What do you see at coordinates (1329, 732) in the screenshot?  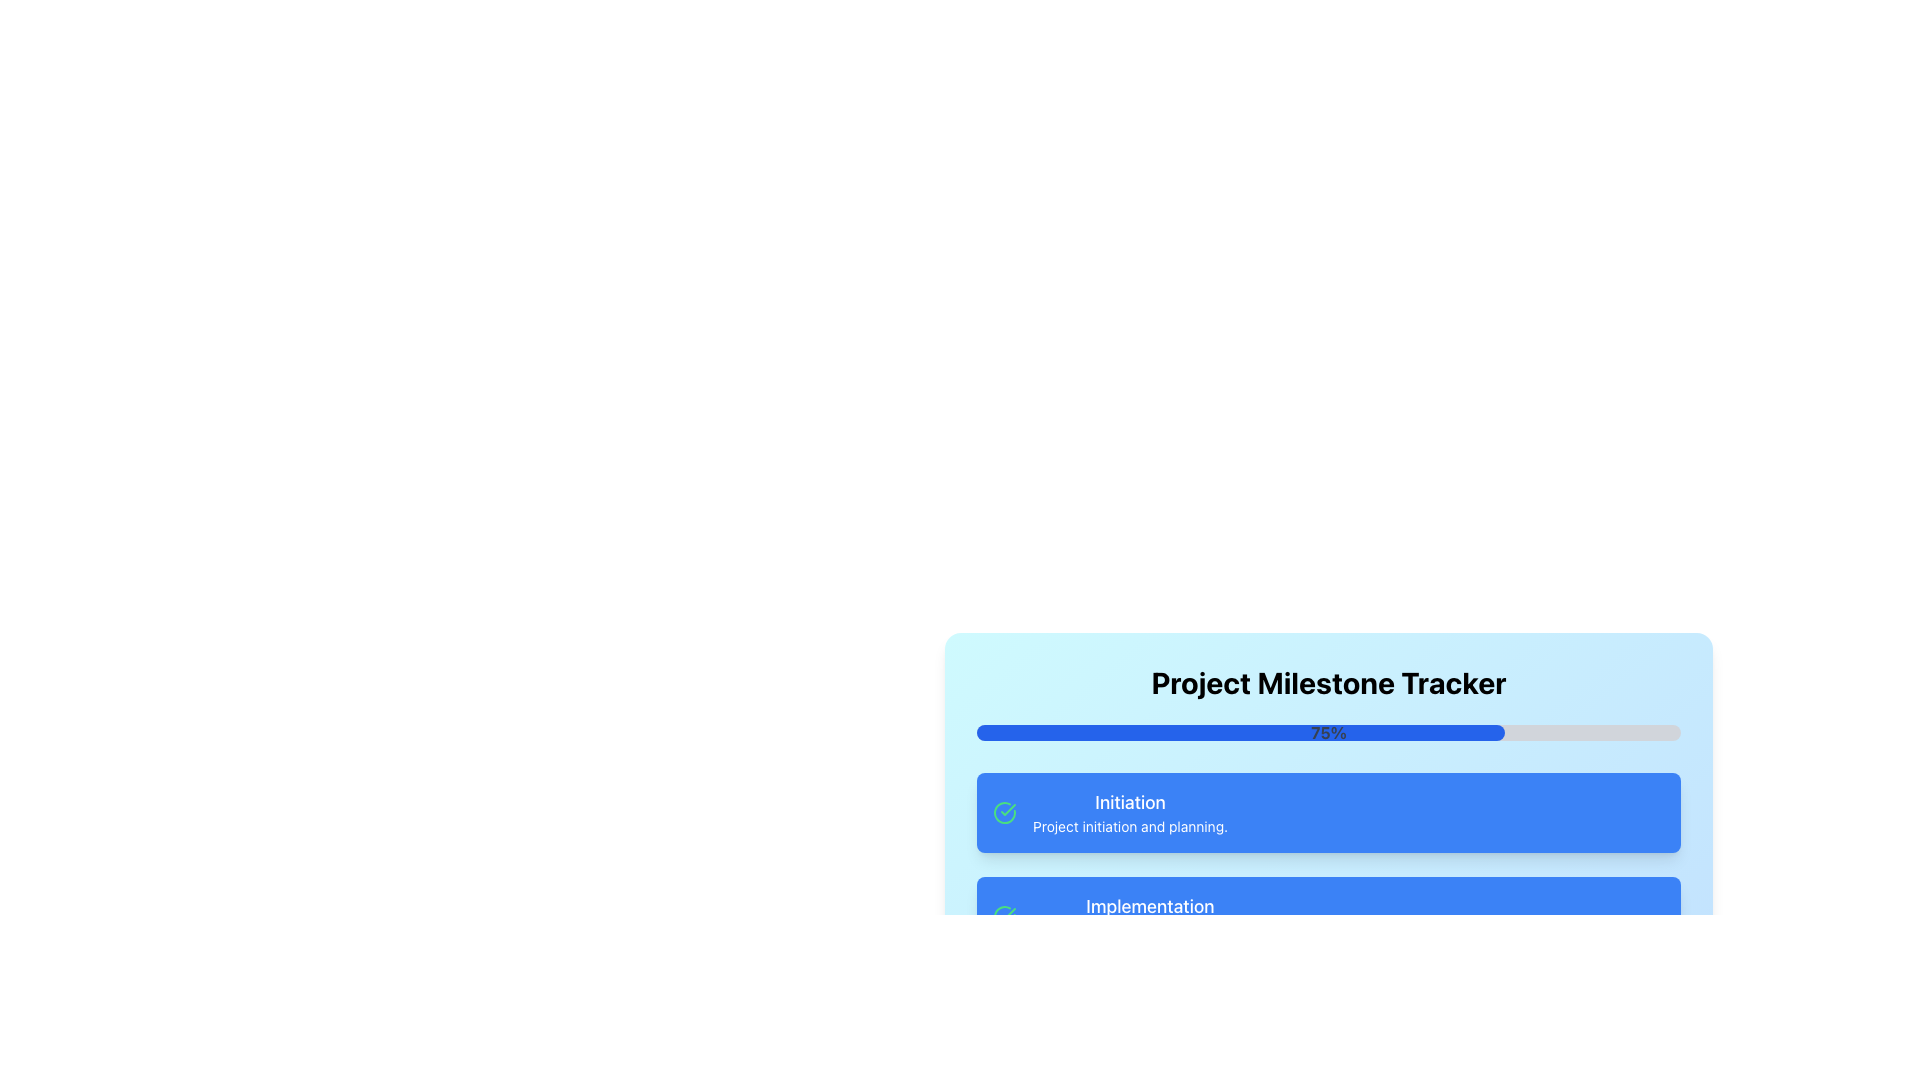 I see `the text label displaying '75%' which is centrally positioned within the blue portion of the progress bar` at bounding box center [1329, 732].